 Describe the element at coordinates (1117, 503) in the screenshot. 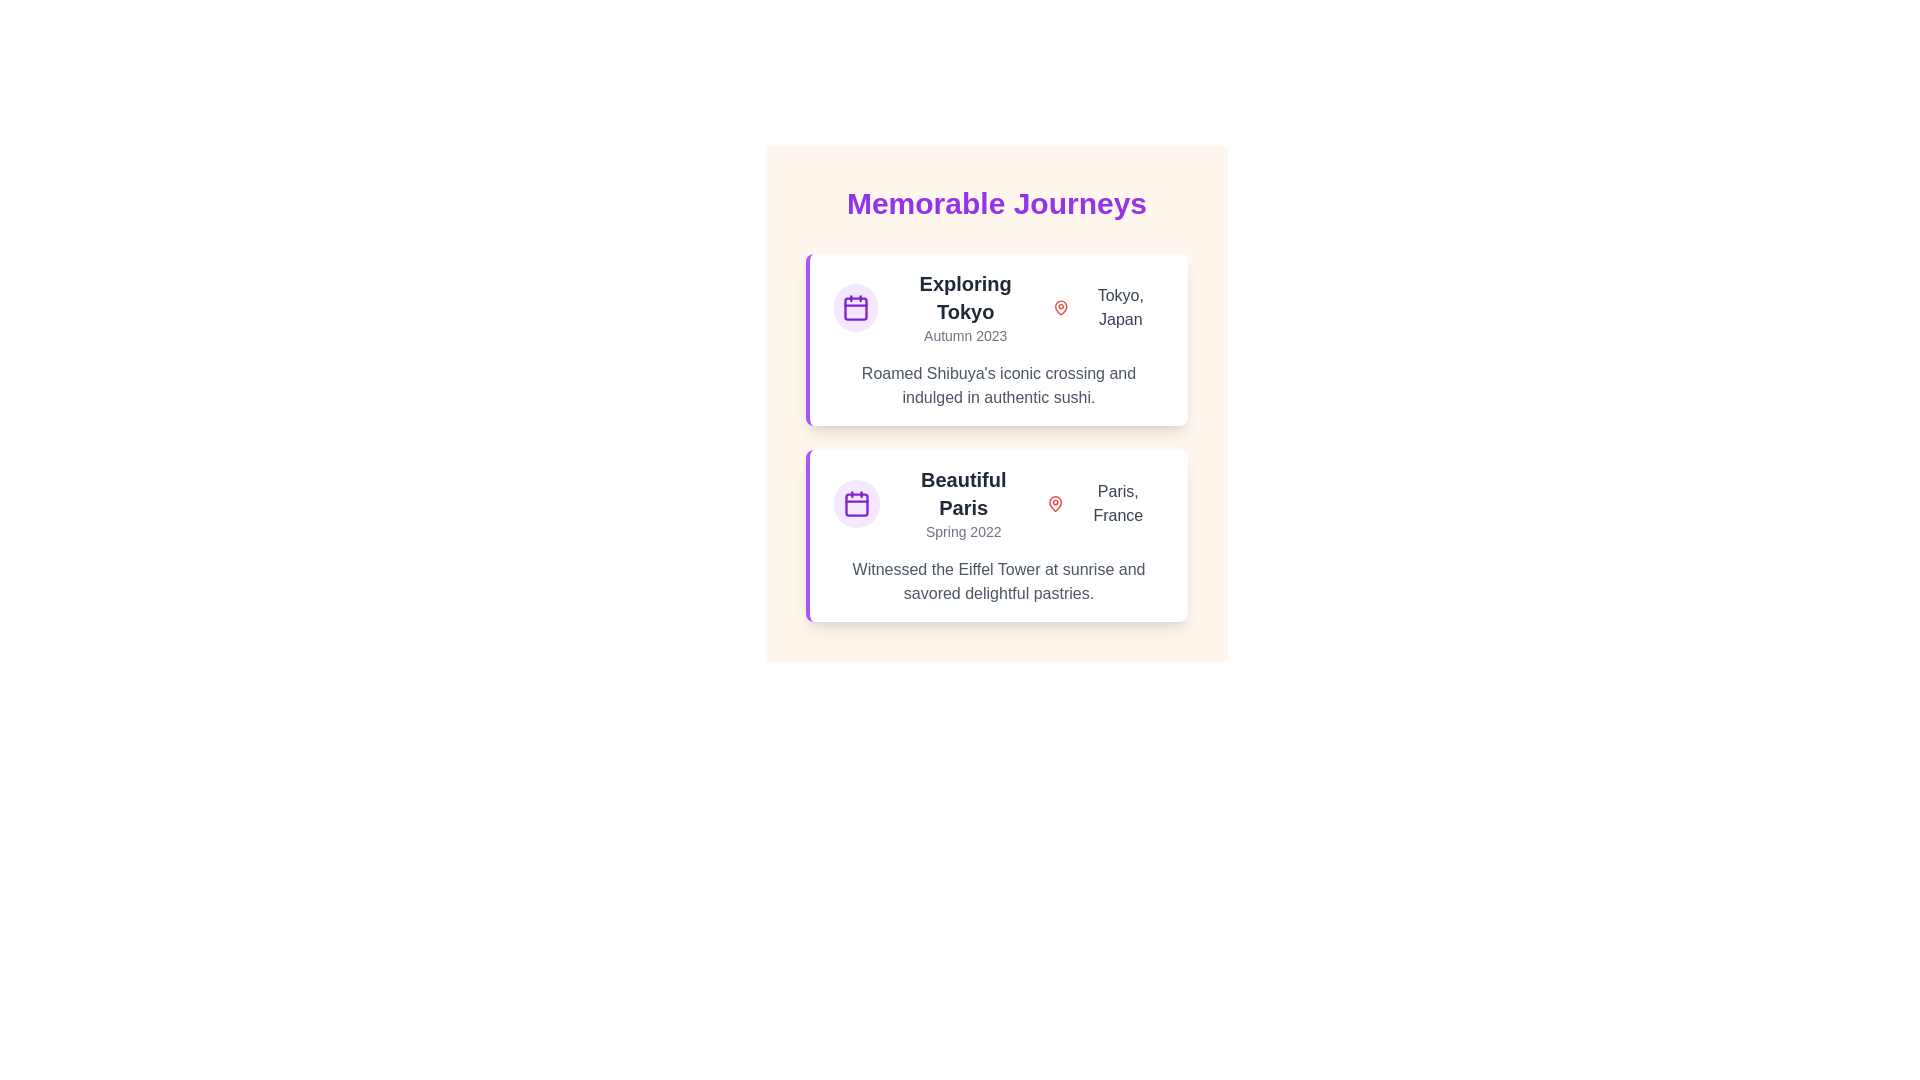

I see `text content of the label displaying 'Paris, France,' which is located in the second card of the 'Memorable Journeys' list, aligned to the right of the card next to the pin icon` at that location.